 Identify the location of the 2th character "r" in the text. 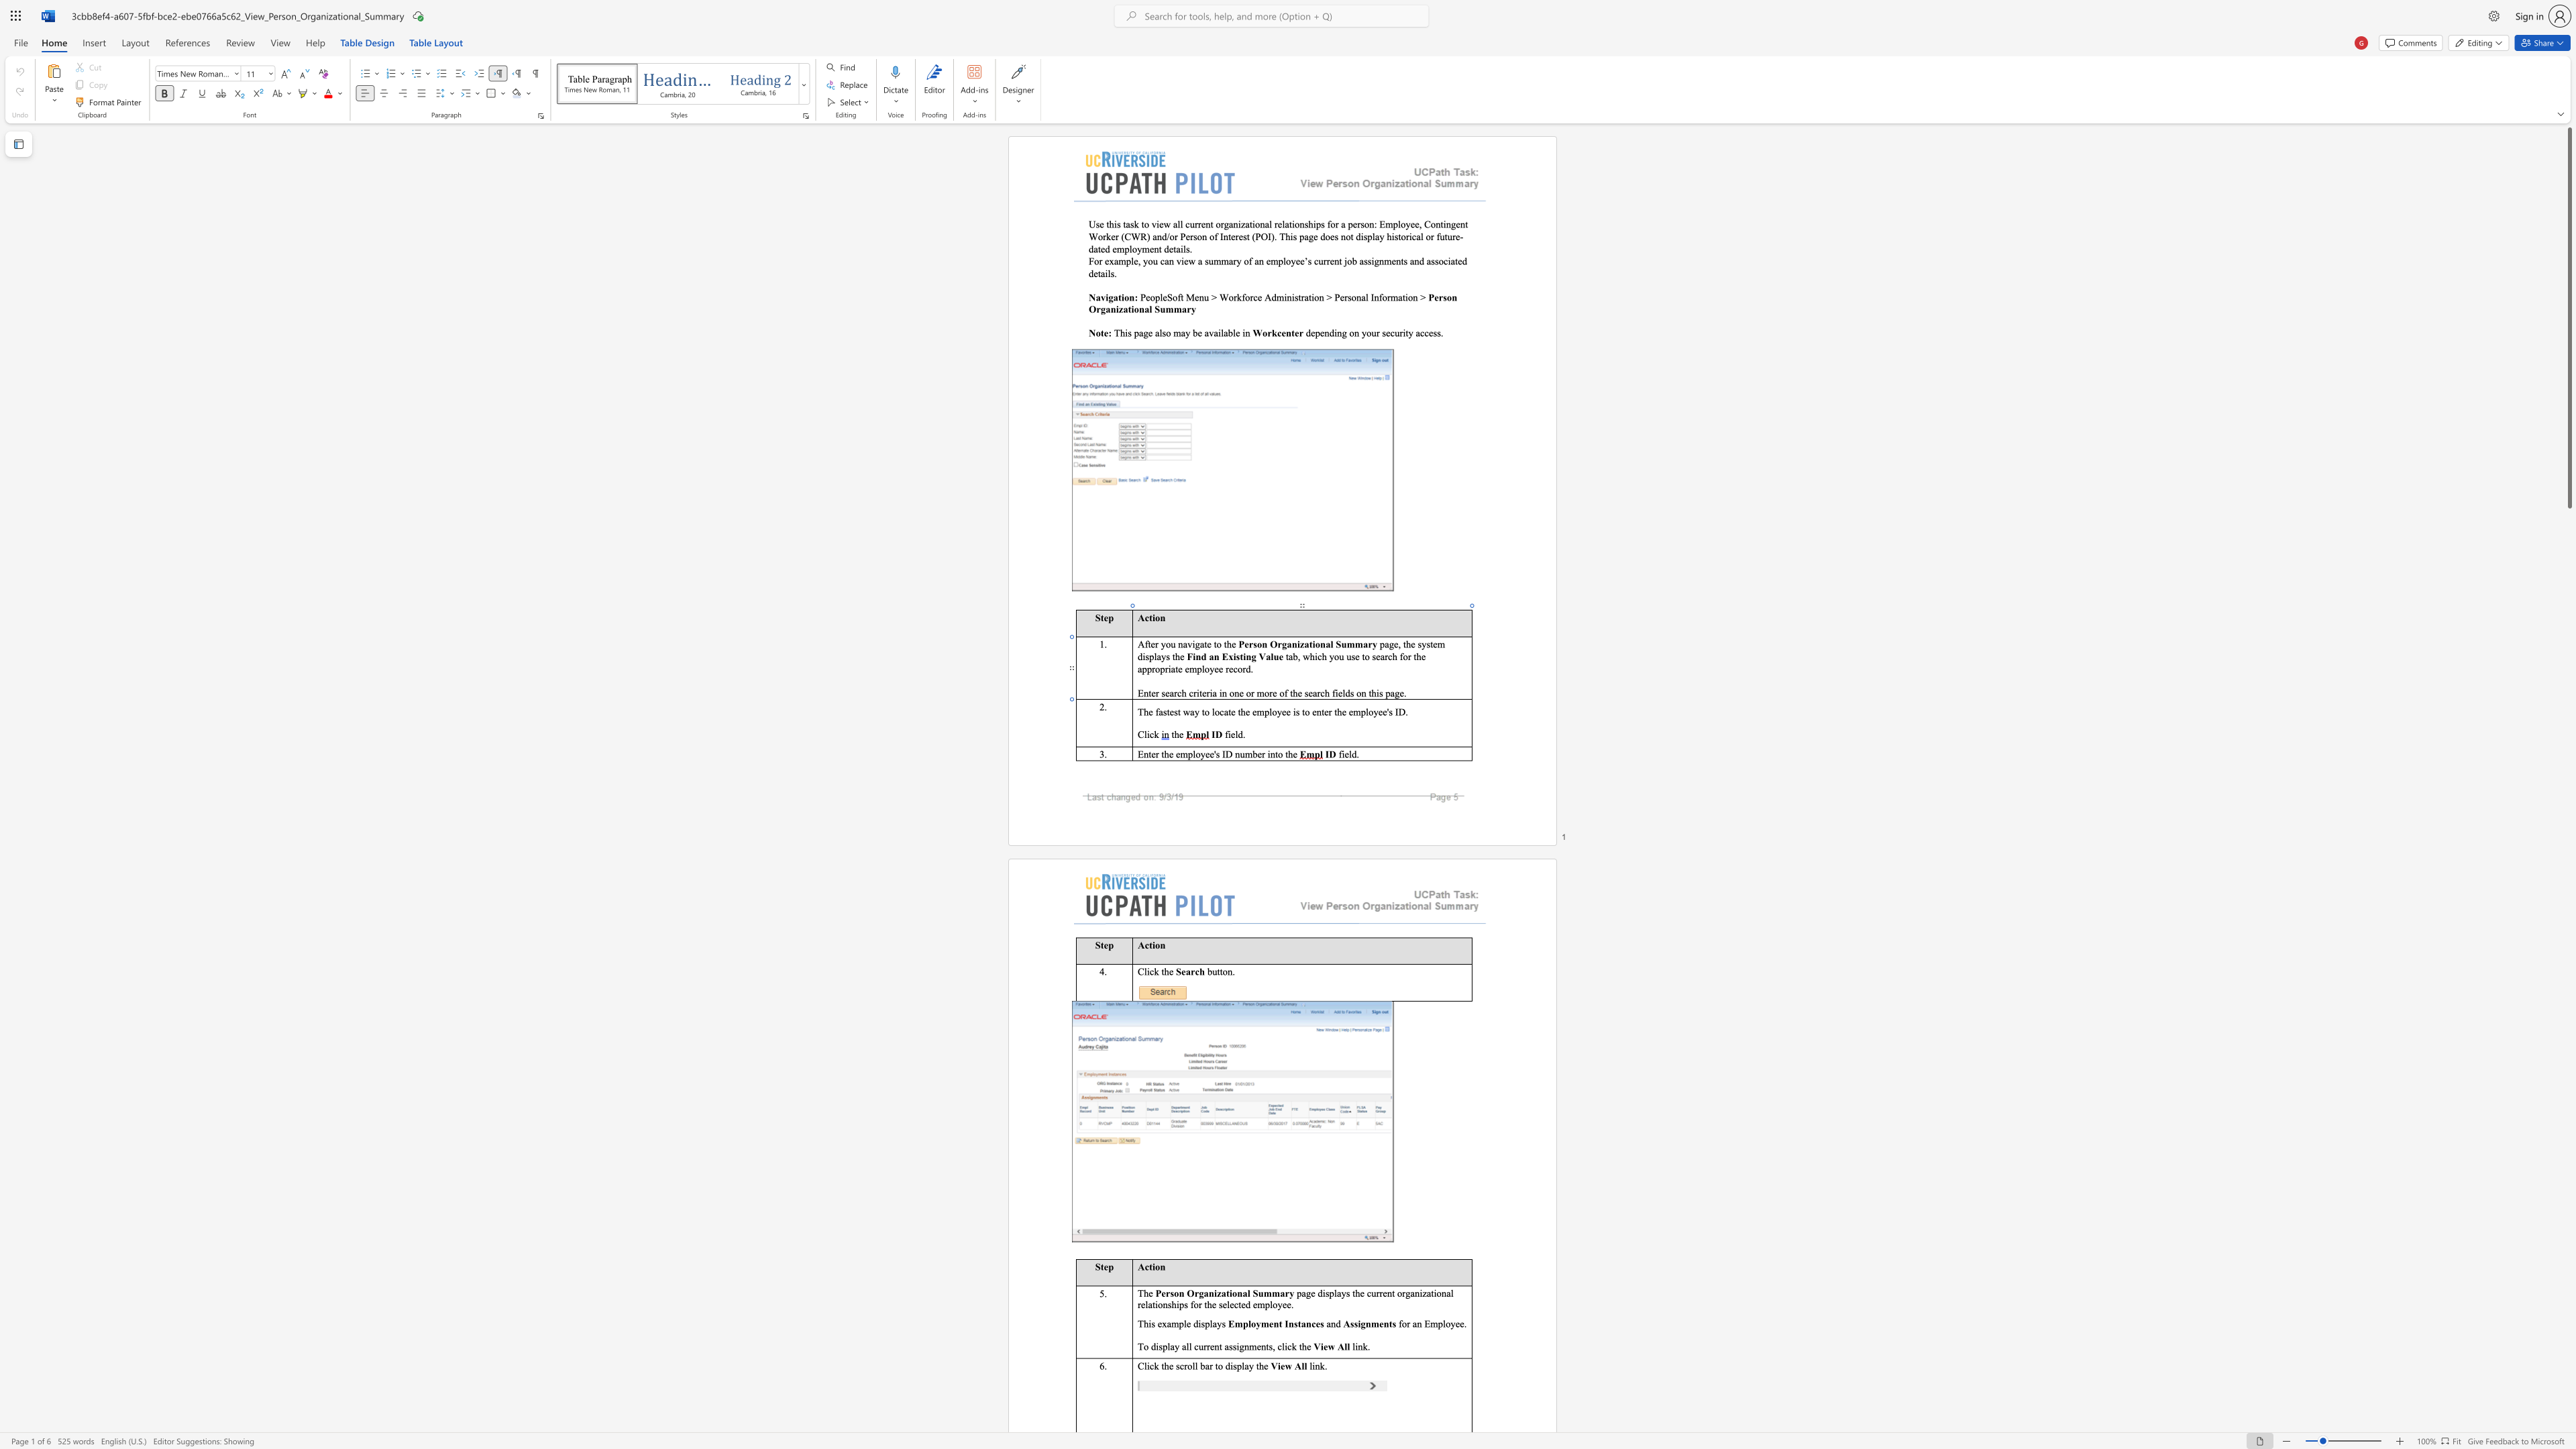
(1211, 1364).